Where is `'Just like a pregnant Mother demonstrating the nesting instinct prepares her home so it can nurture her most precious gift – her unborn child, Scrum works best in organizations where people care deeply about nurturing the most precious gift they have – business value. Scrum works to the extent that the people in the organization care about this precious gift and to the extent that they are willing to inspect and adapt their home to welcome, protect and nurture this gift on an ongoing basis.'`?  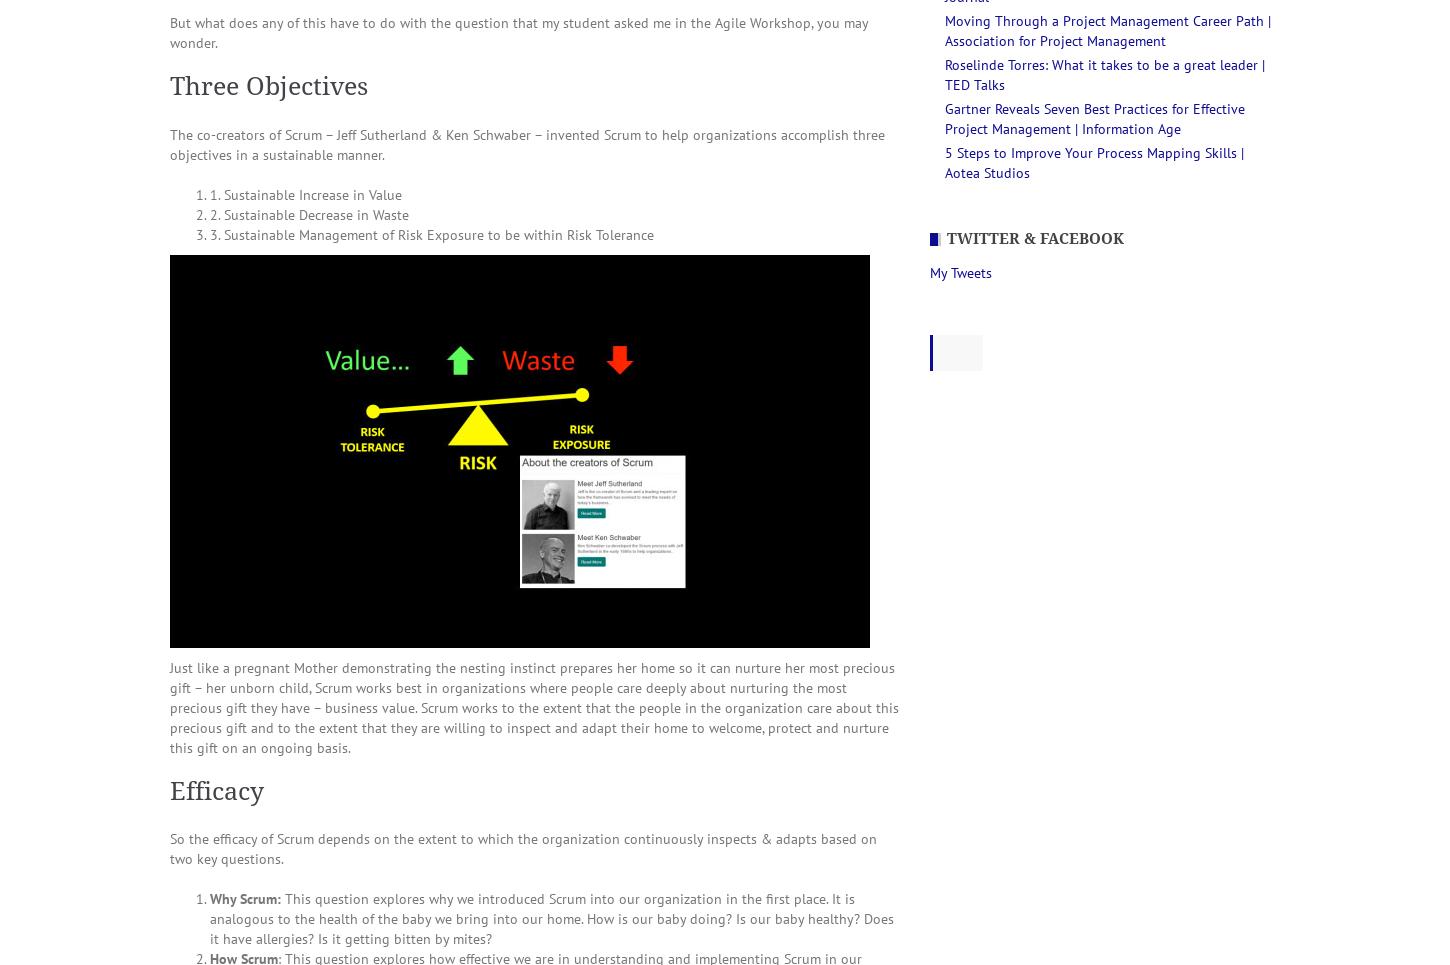 'Just like a pregnant Mother demonstrating the nesting instinct prepares her home so it can nurture her most precious gift – her unborn child, Scrum works best in organizations where people care deeply about nurturing the most precious gift they have – business value. Scrum works to the extent that the people in the organization care about this precious gift and to the extent that they are willing to inspect and adapt their home to welcome, protect and nurture this gift on an ongoing basis.' is located at coordinates (534, 706).